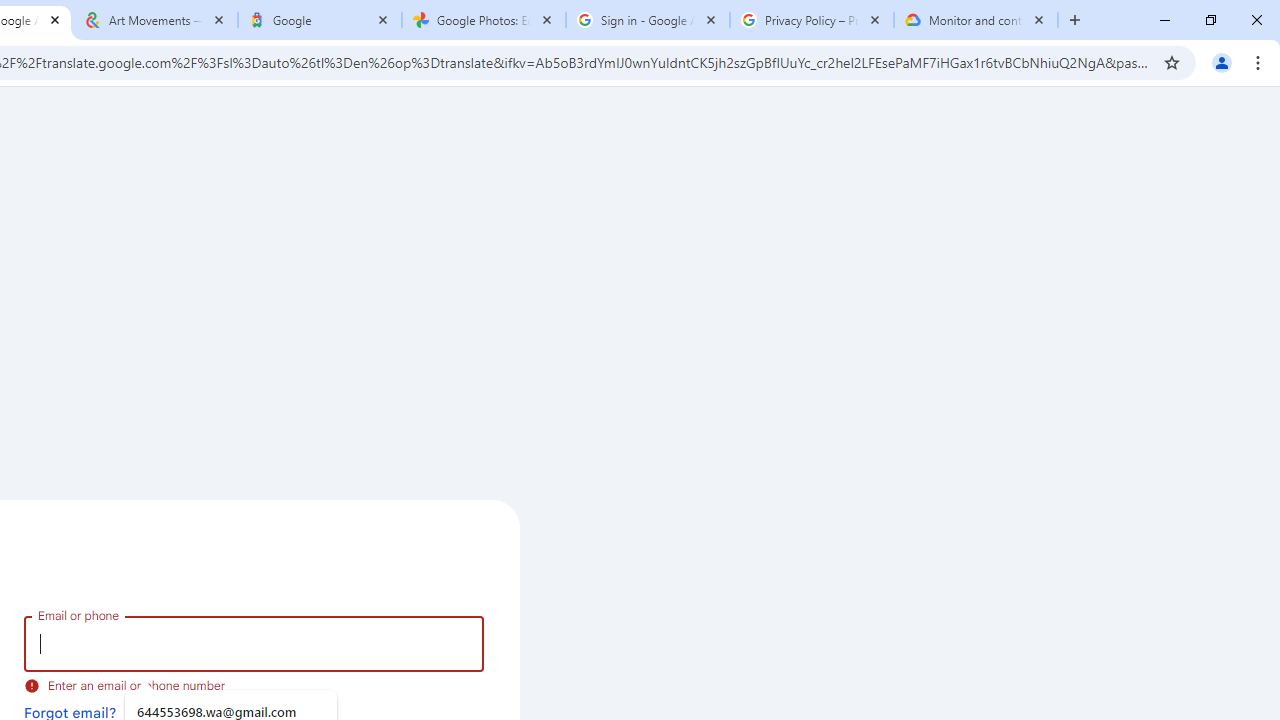 Image resolution: width=1280 pixels, height=720 pixels. What do you see at coordinates (320, 20) in the screenshot?
I see `'Google'` at bounding box center [320, 20].